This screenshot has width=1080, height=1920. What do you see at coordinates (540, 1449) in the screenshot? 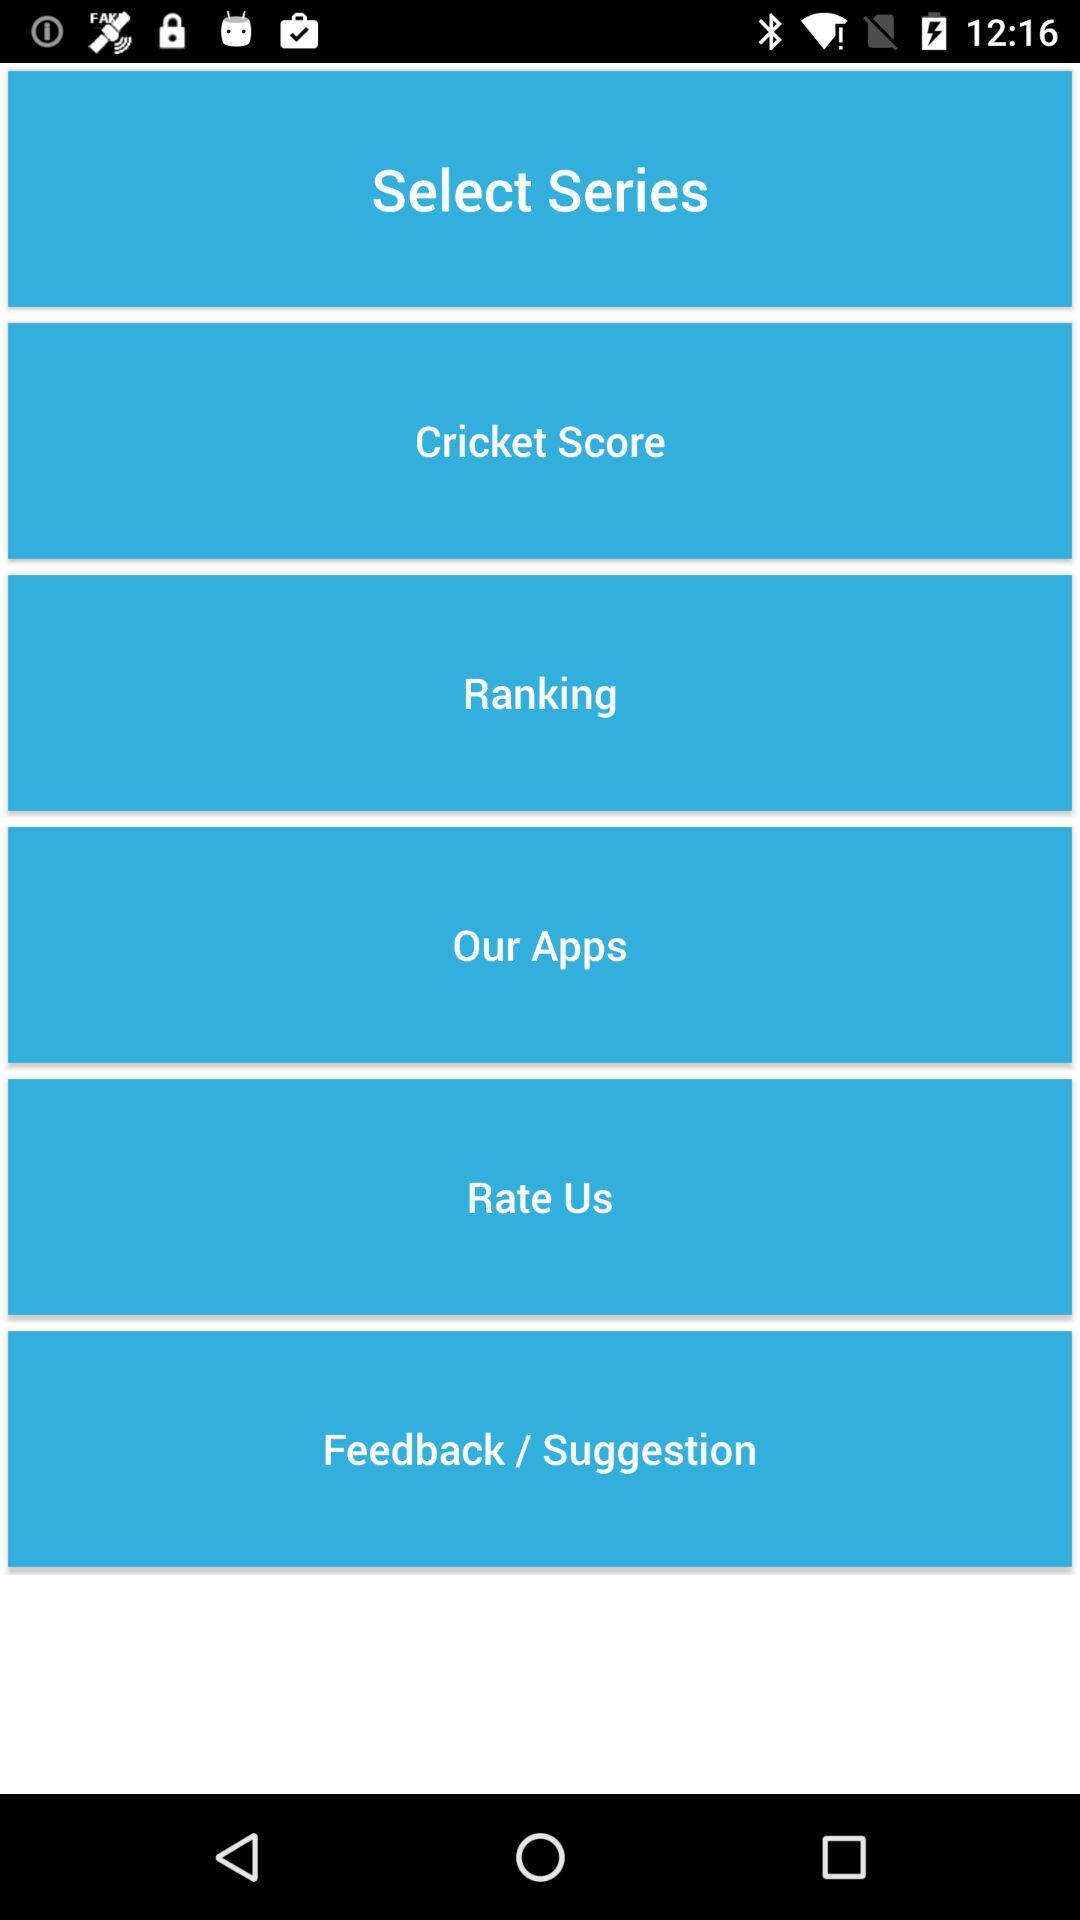
I see `icon below the rate us` at bounding box center [540, 1449].